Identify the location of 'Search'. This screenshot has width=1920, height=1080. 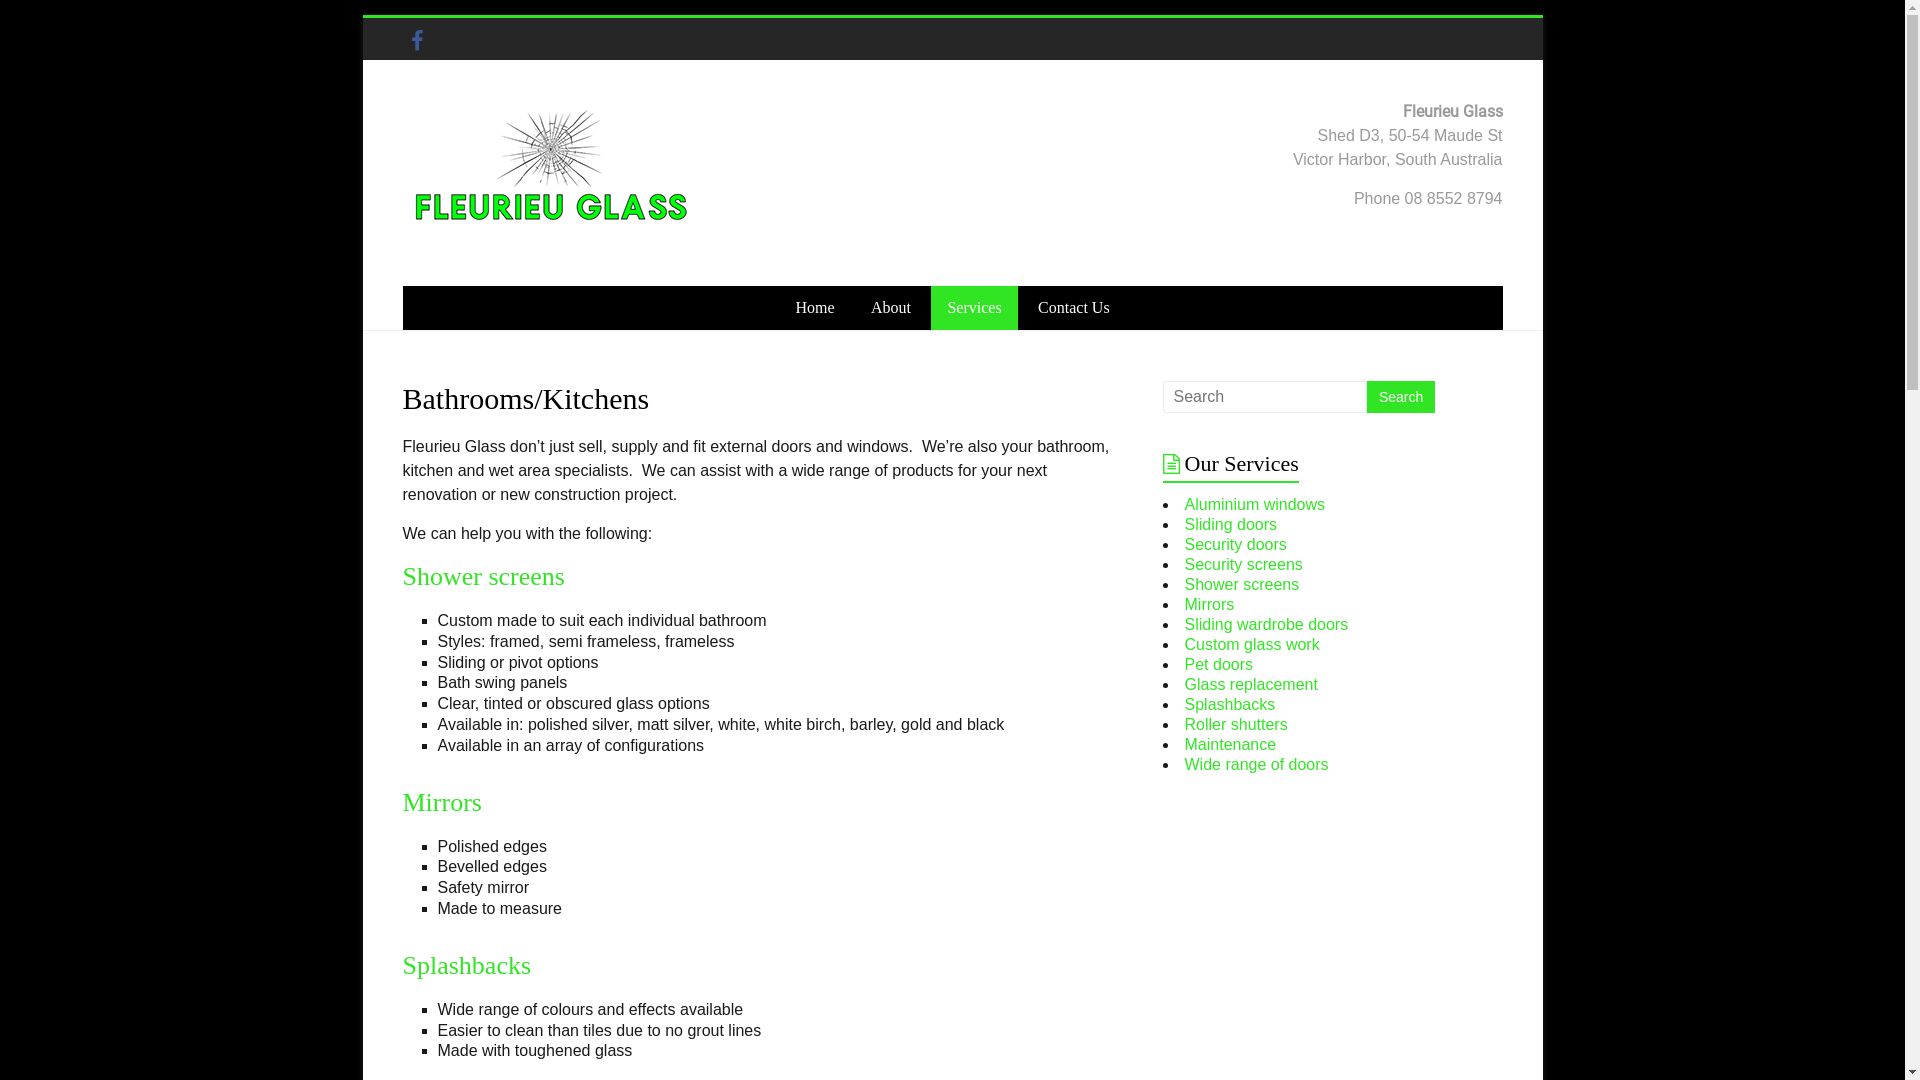
(1400, 397).